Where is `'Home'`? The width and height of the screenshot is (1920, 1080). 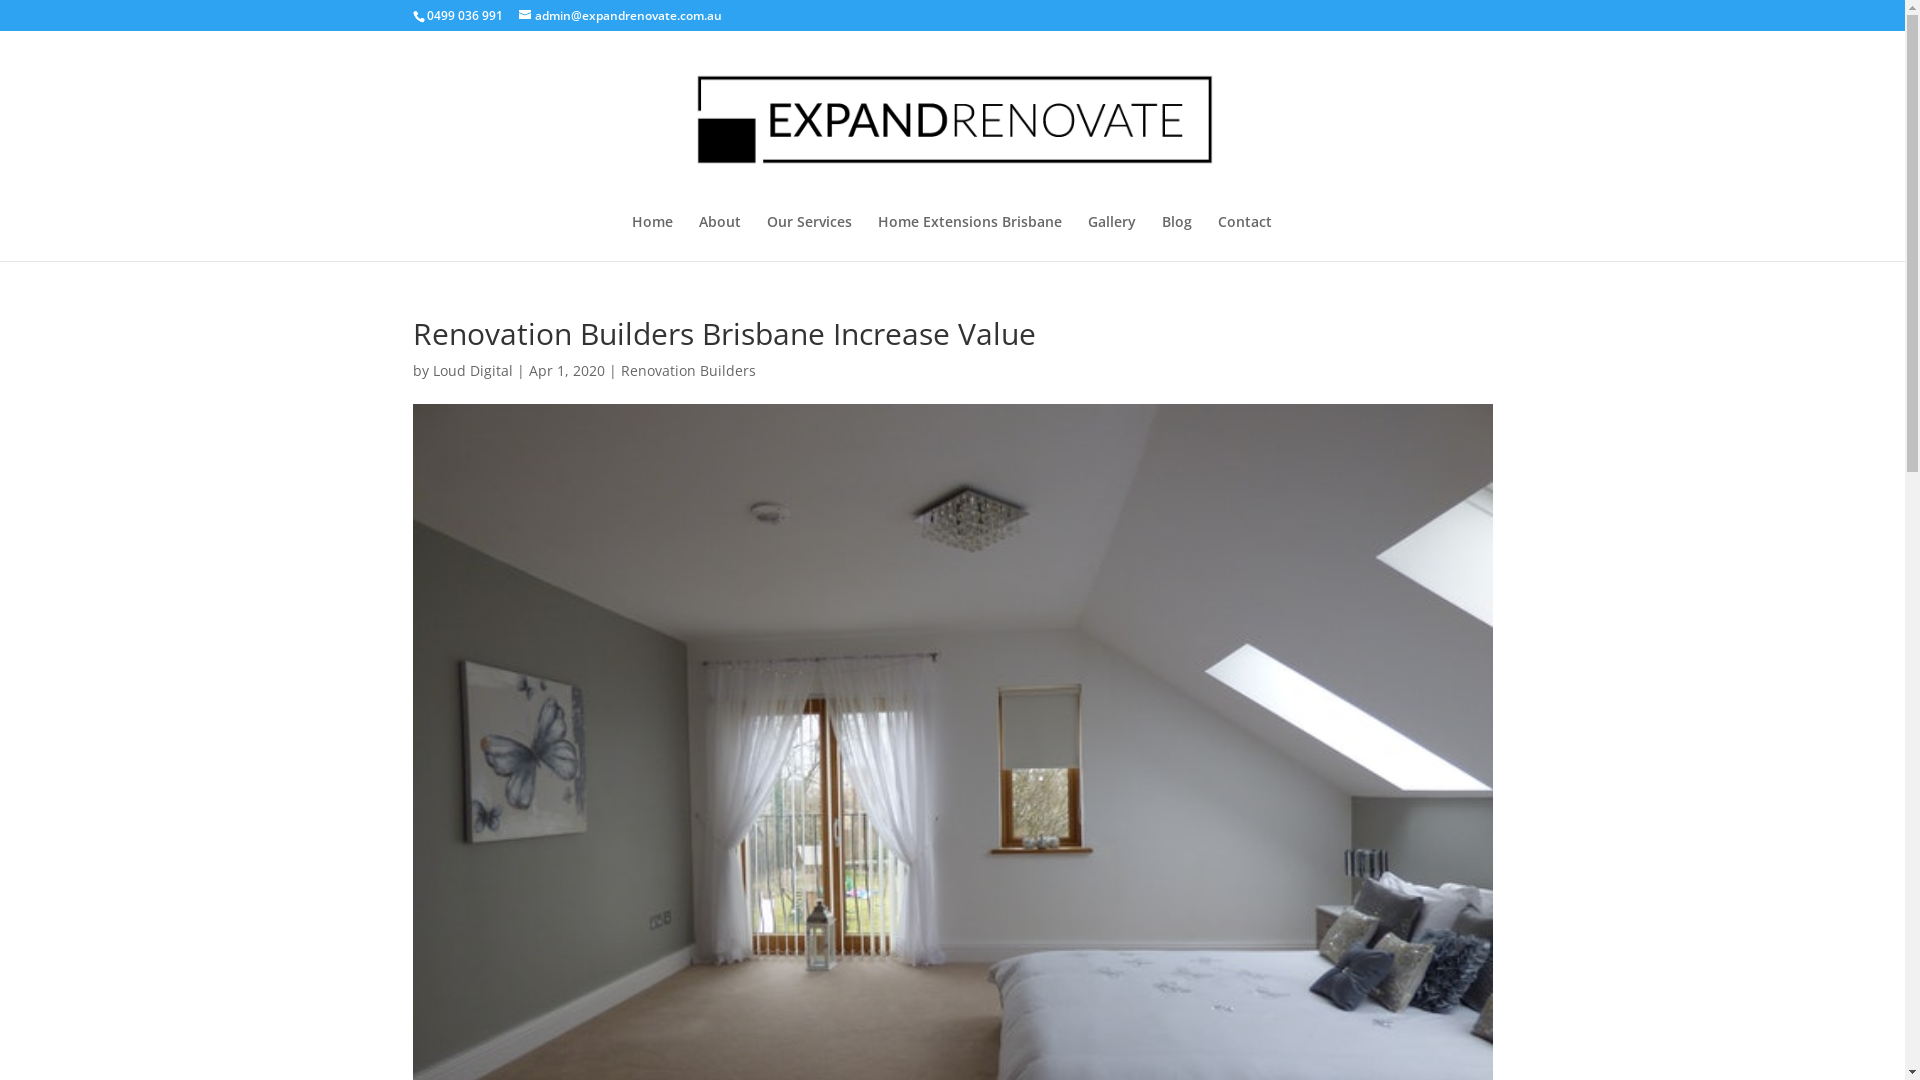
'Home' is located at coordinates (652, 237).